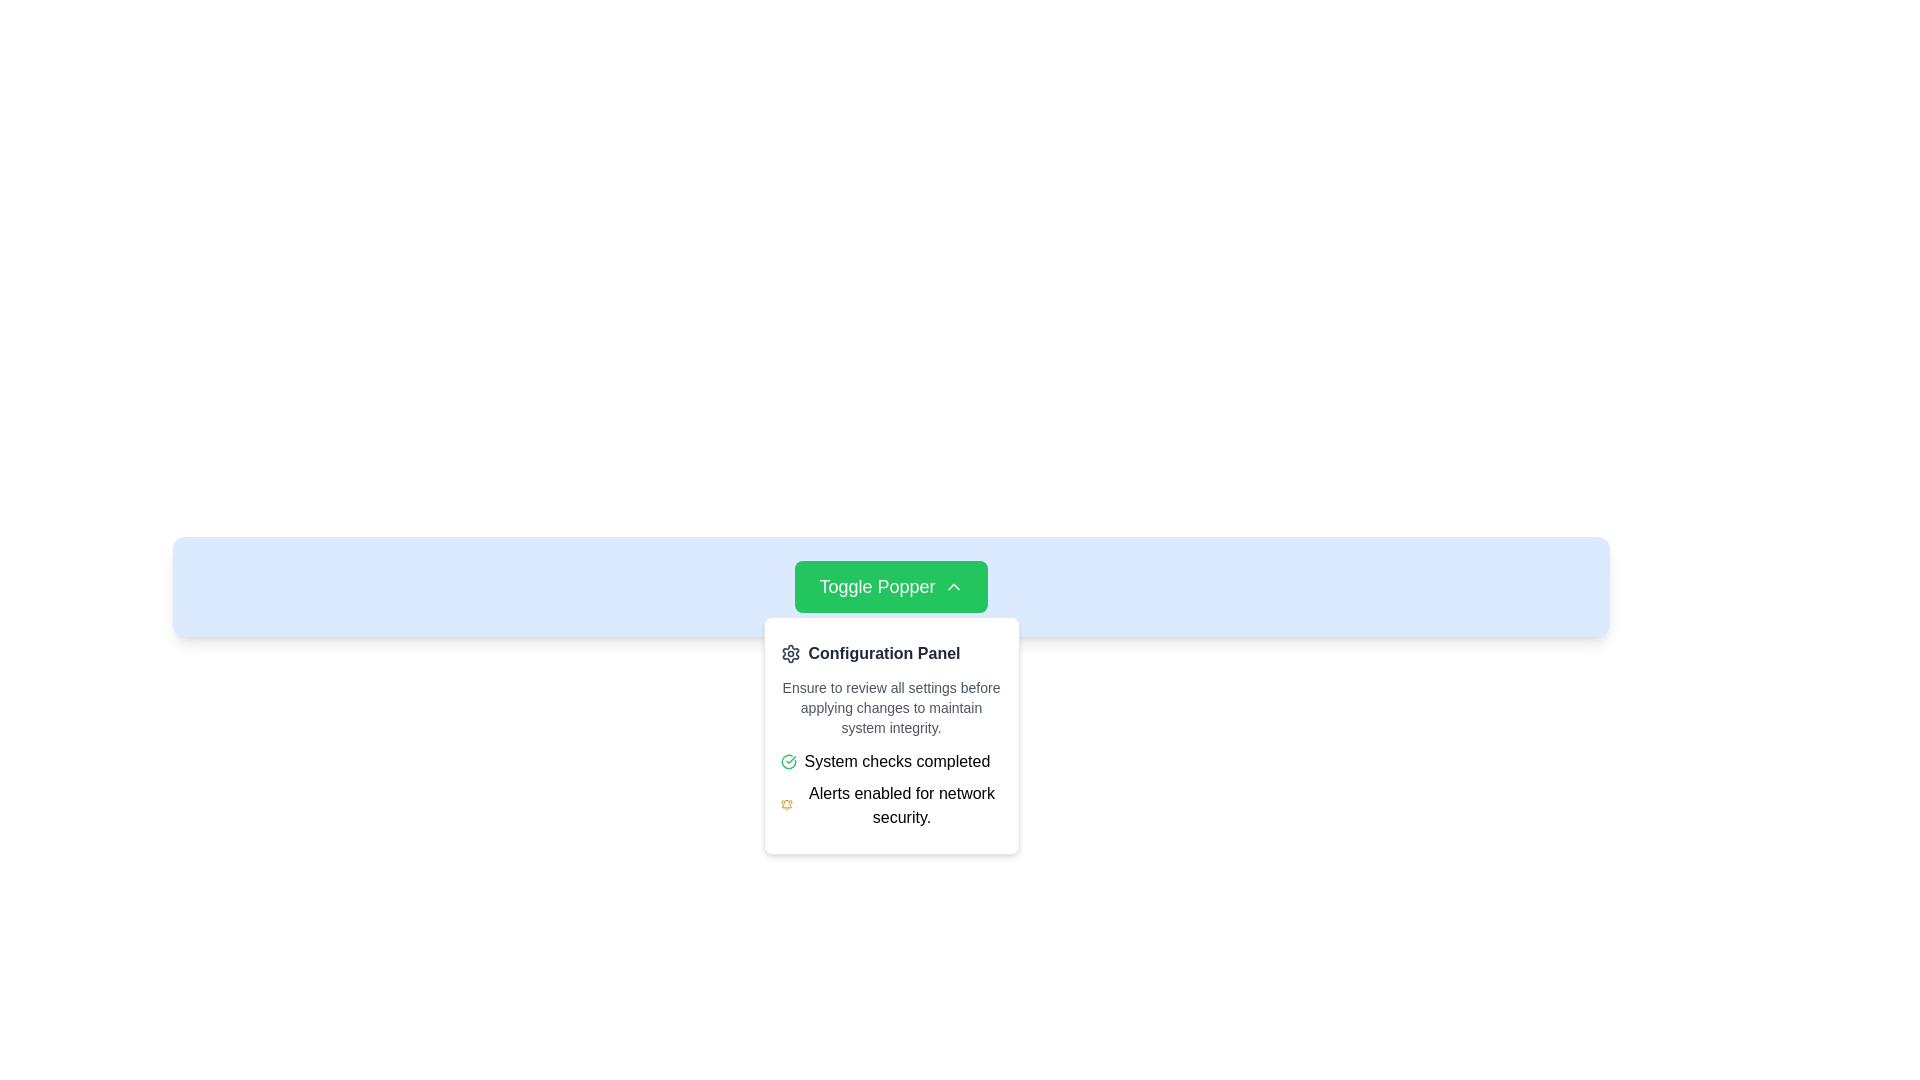 Image resolution: width=1920 pixels, height=1080 pixels. I want to click on the Text Label that indicates the current context or focus area within the user interface, positioned to the right of a gear icon and below a green button labeled 'Toggle Popper', so click(883, 654).